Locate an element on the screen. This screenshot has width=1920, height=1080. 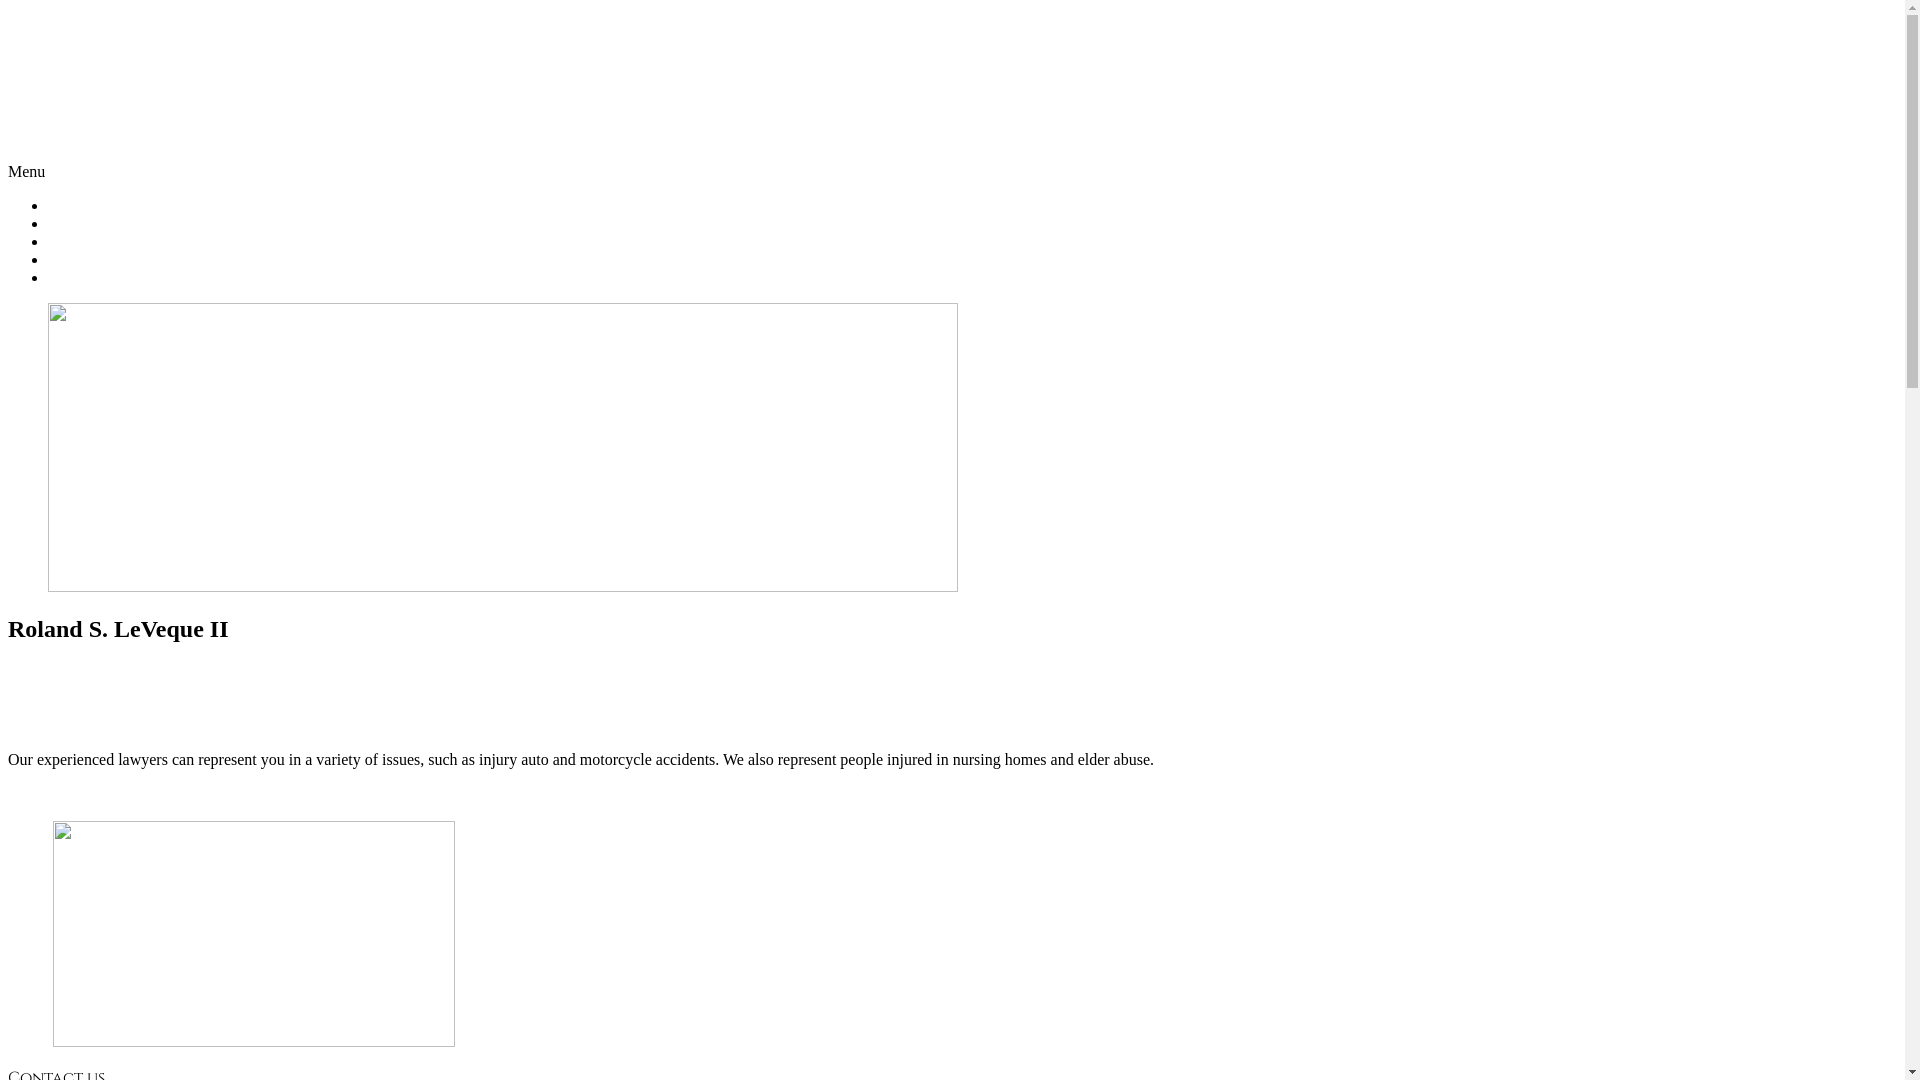
'Menu' is located at coordinates (26, 170).